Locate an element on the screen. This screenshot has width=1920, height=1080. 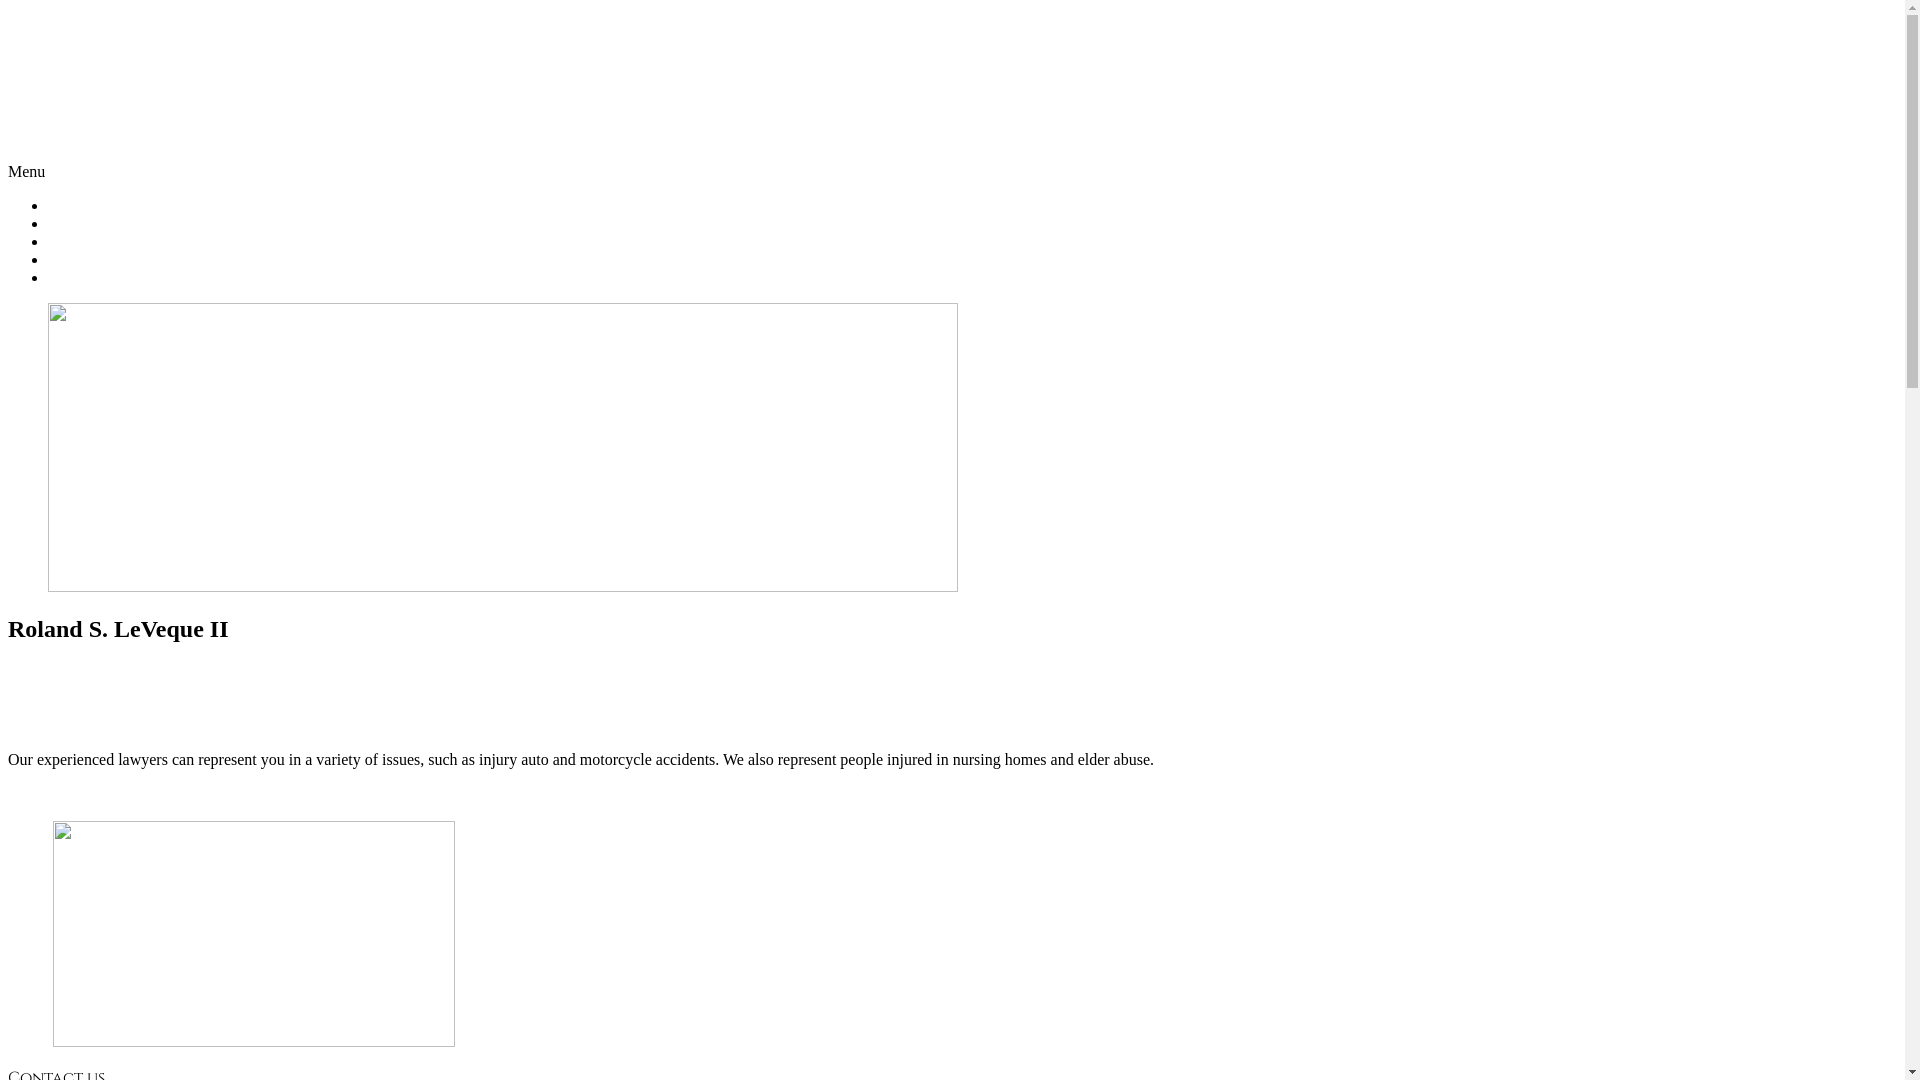
'Menu' is located at coordinates (26, 170).